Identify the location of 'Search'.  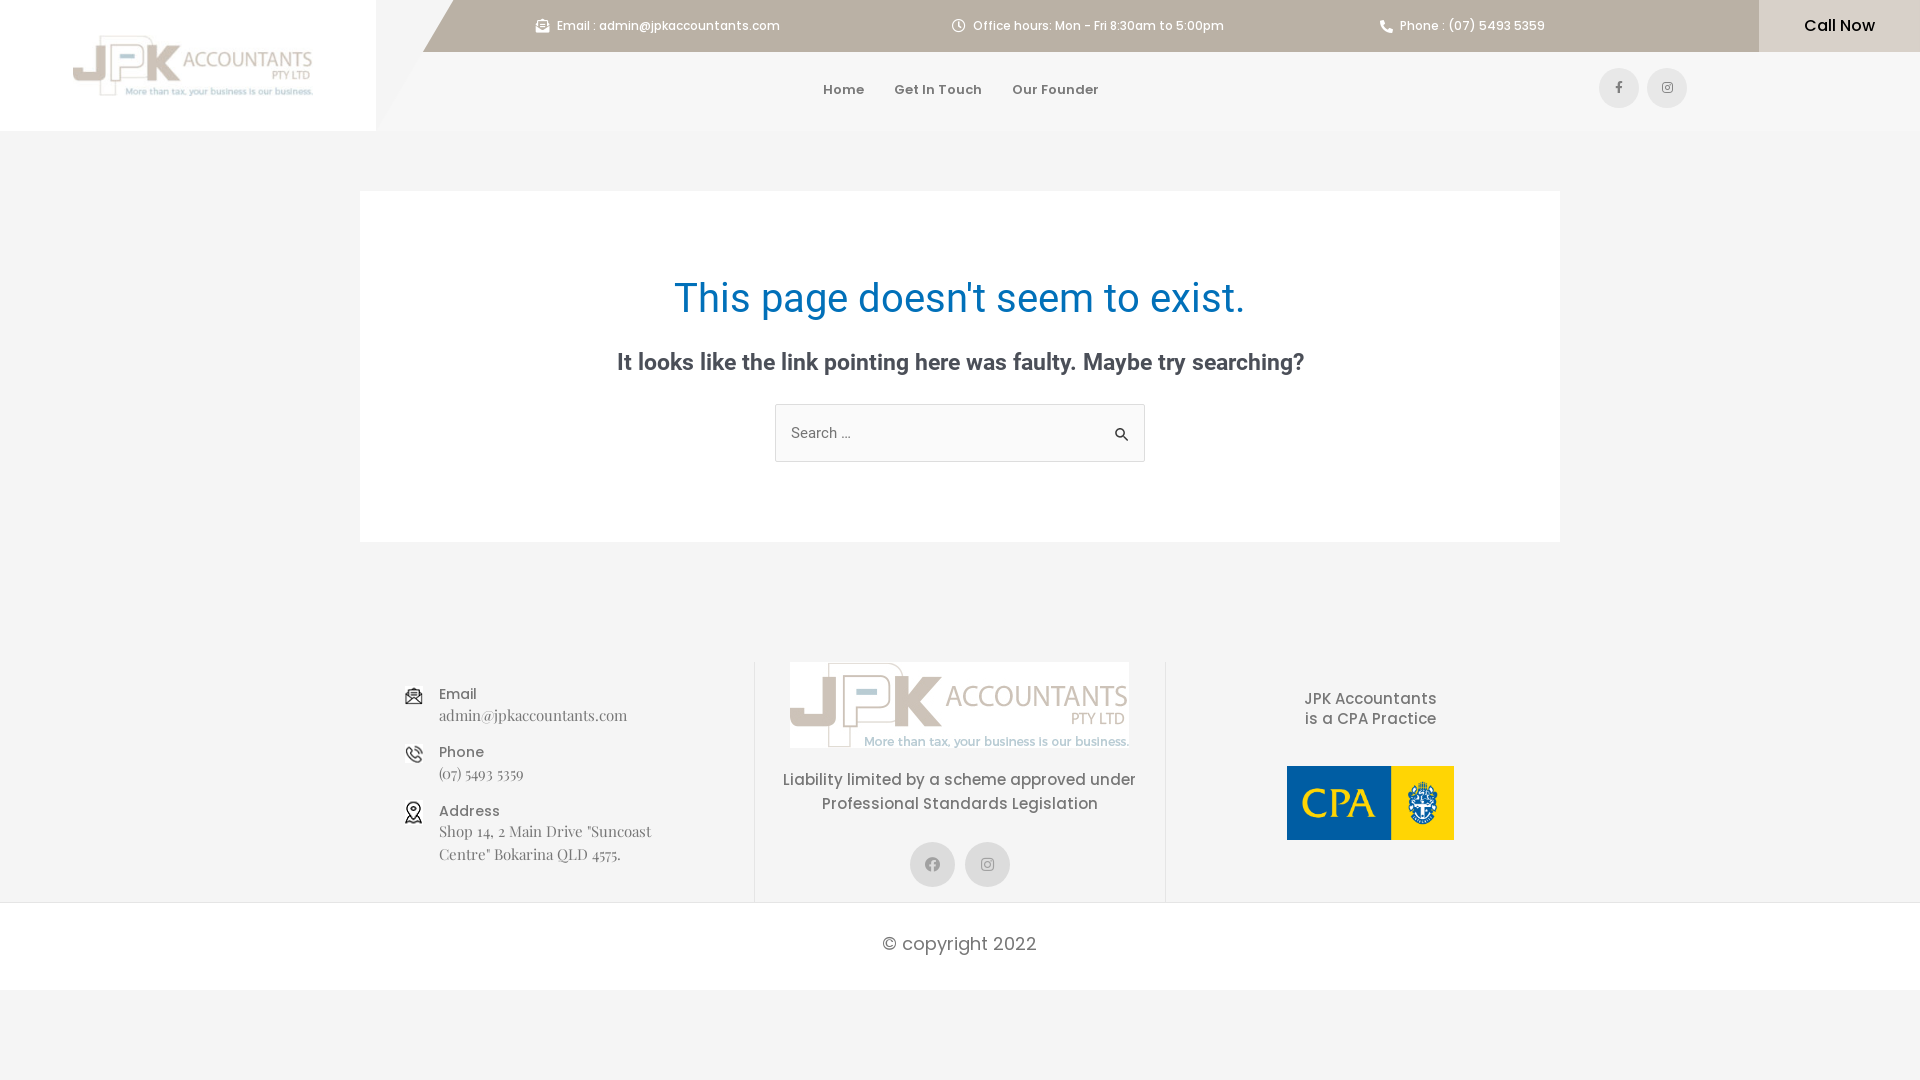
(1122, 423).